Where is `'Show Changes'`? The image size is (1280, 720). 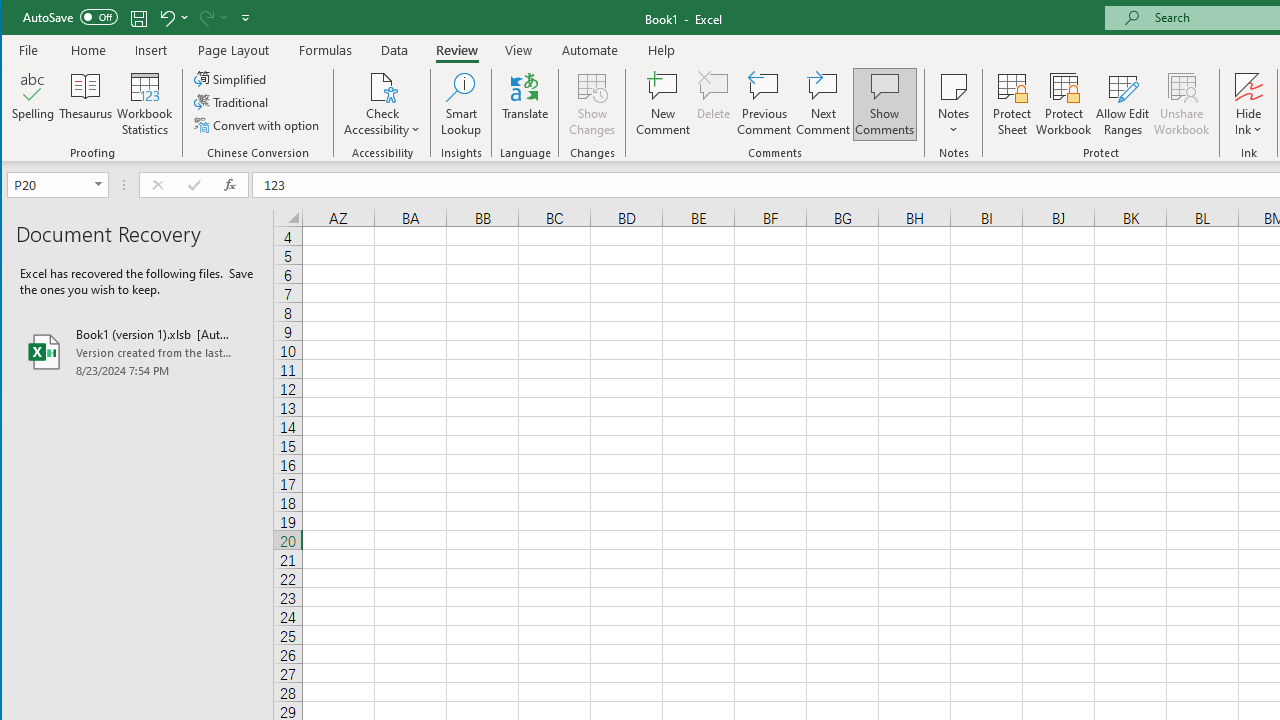 'Show Changes' is located at coordinates (591, 104).